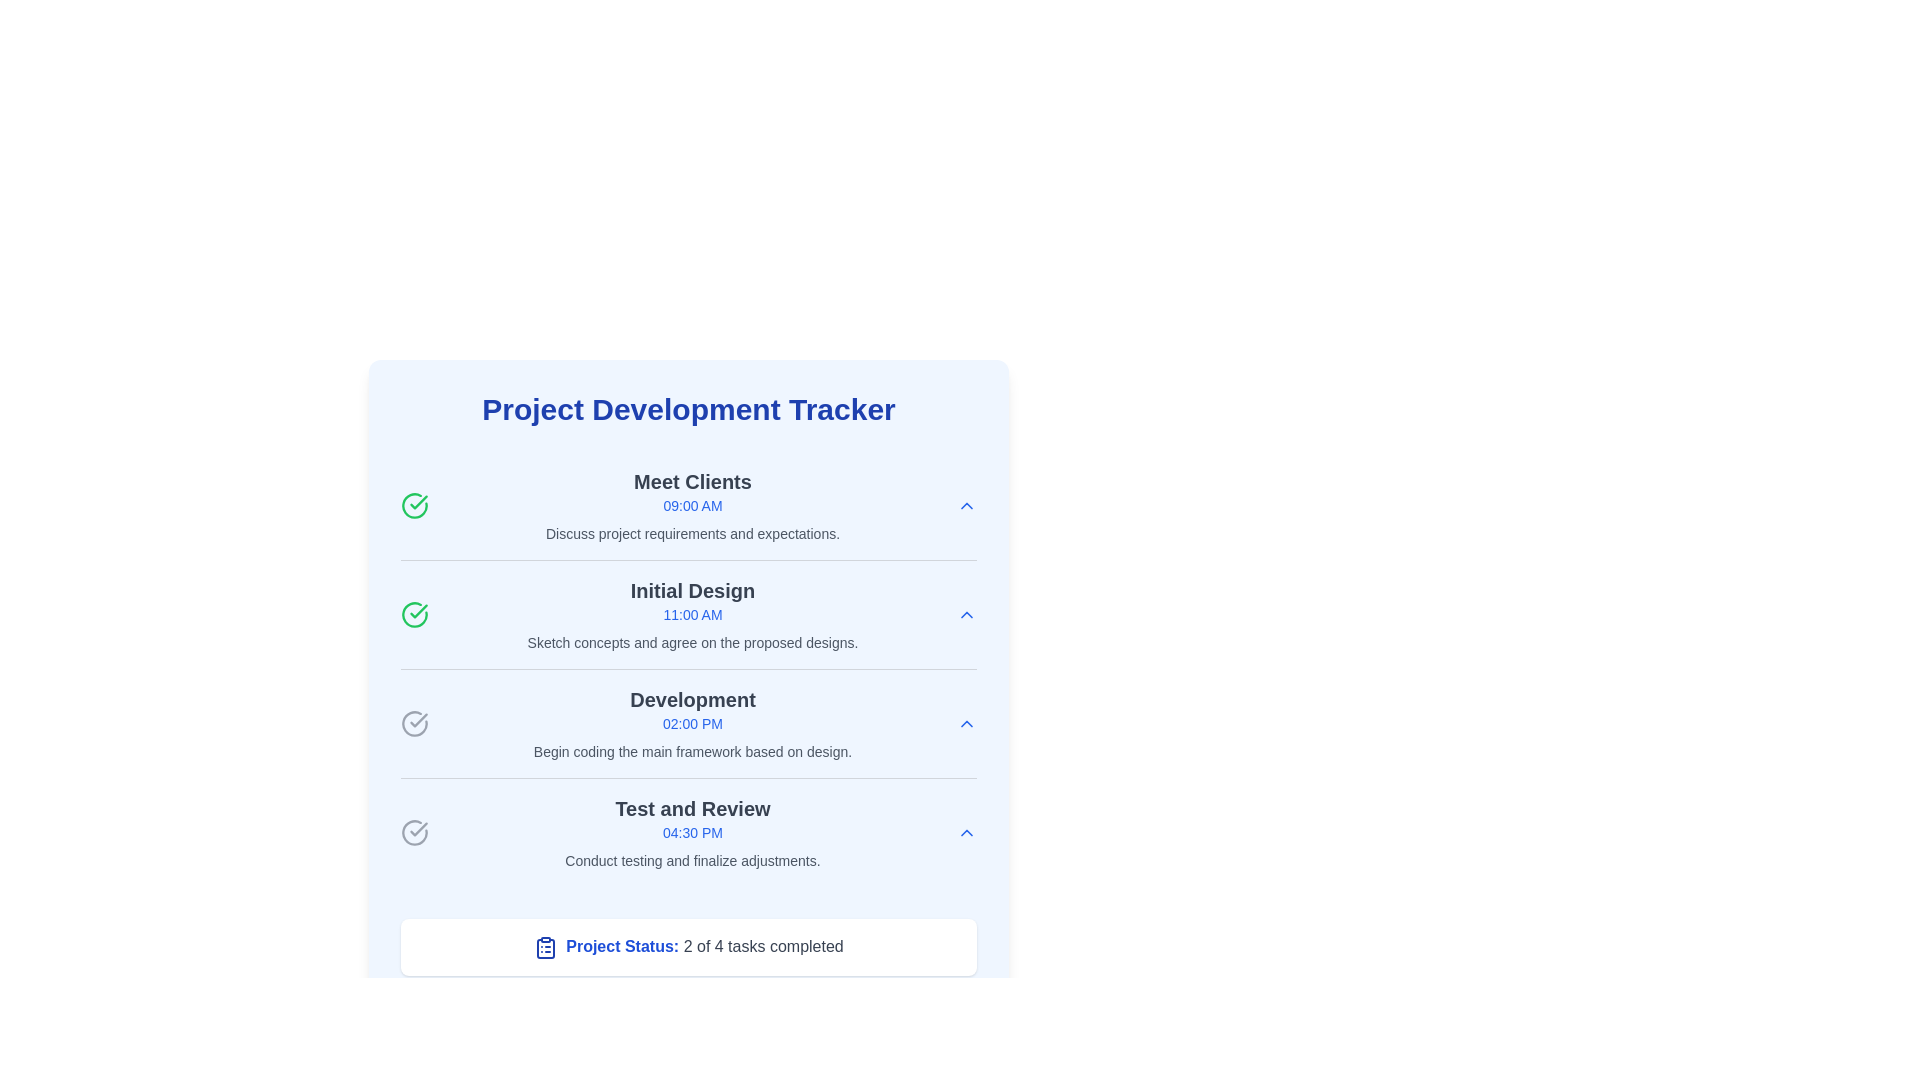 The image size is (1920, 1080). I want to click on the second task entry in the scheduler or planner interface, which includes a task name, time, description, and a green checkmark indicating completion status, so click(689, 612).